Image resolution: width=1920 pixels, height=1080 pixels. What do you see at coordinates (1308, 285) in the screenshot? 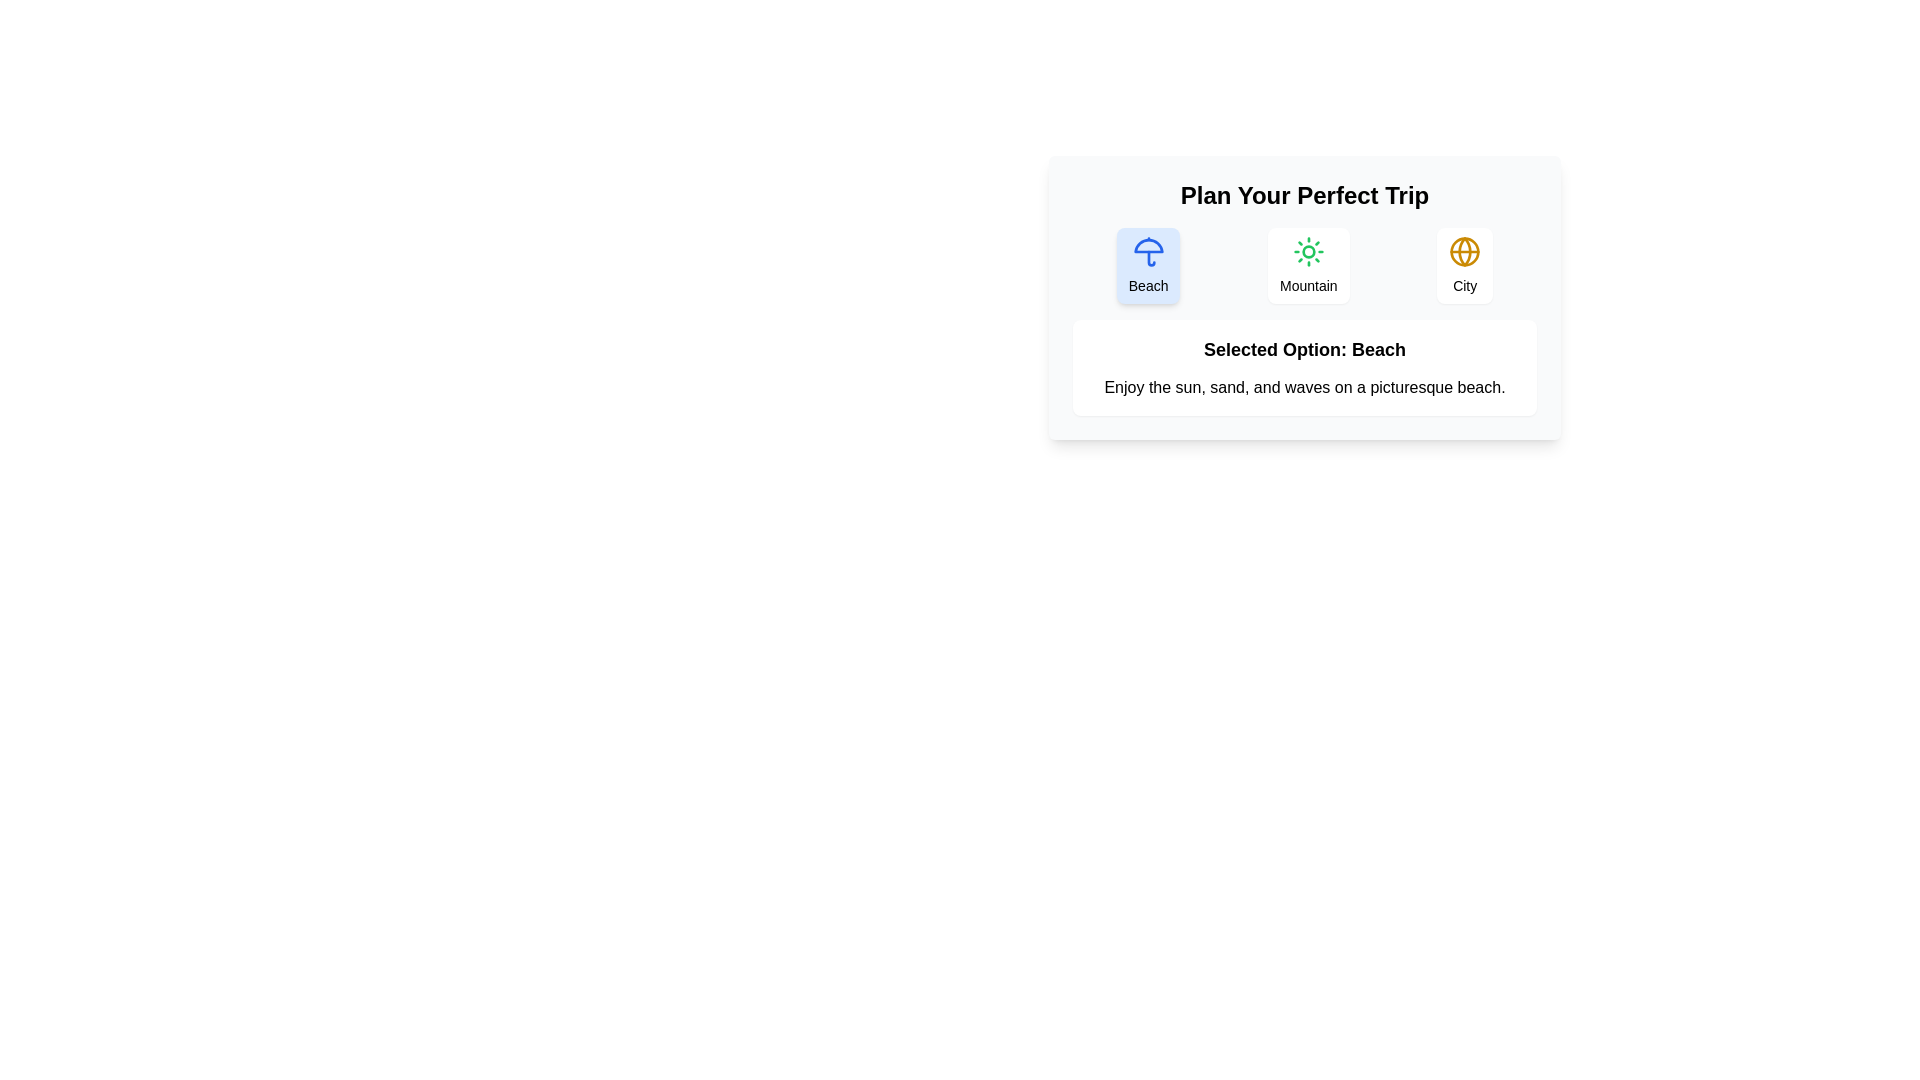
I see `the static text label that describes the 'Mountain' option, which is situated below a sun icon and between 'Beach' and 'City' containers` at bounding box center [1308, 285].